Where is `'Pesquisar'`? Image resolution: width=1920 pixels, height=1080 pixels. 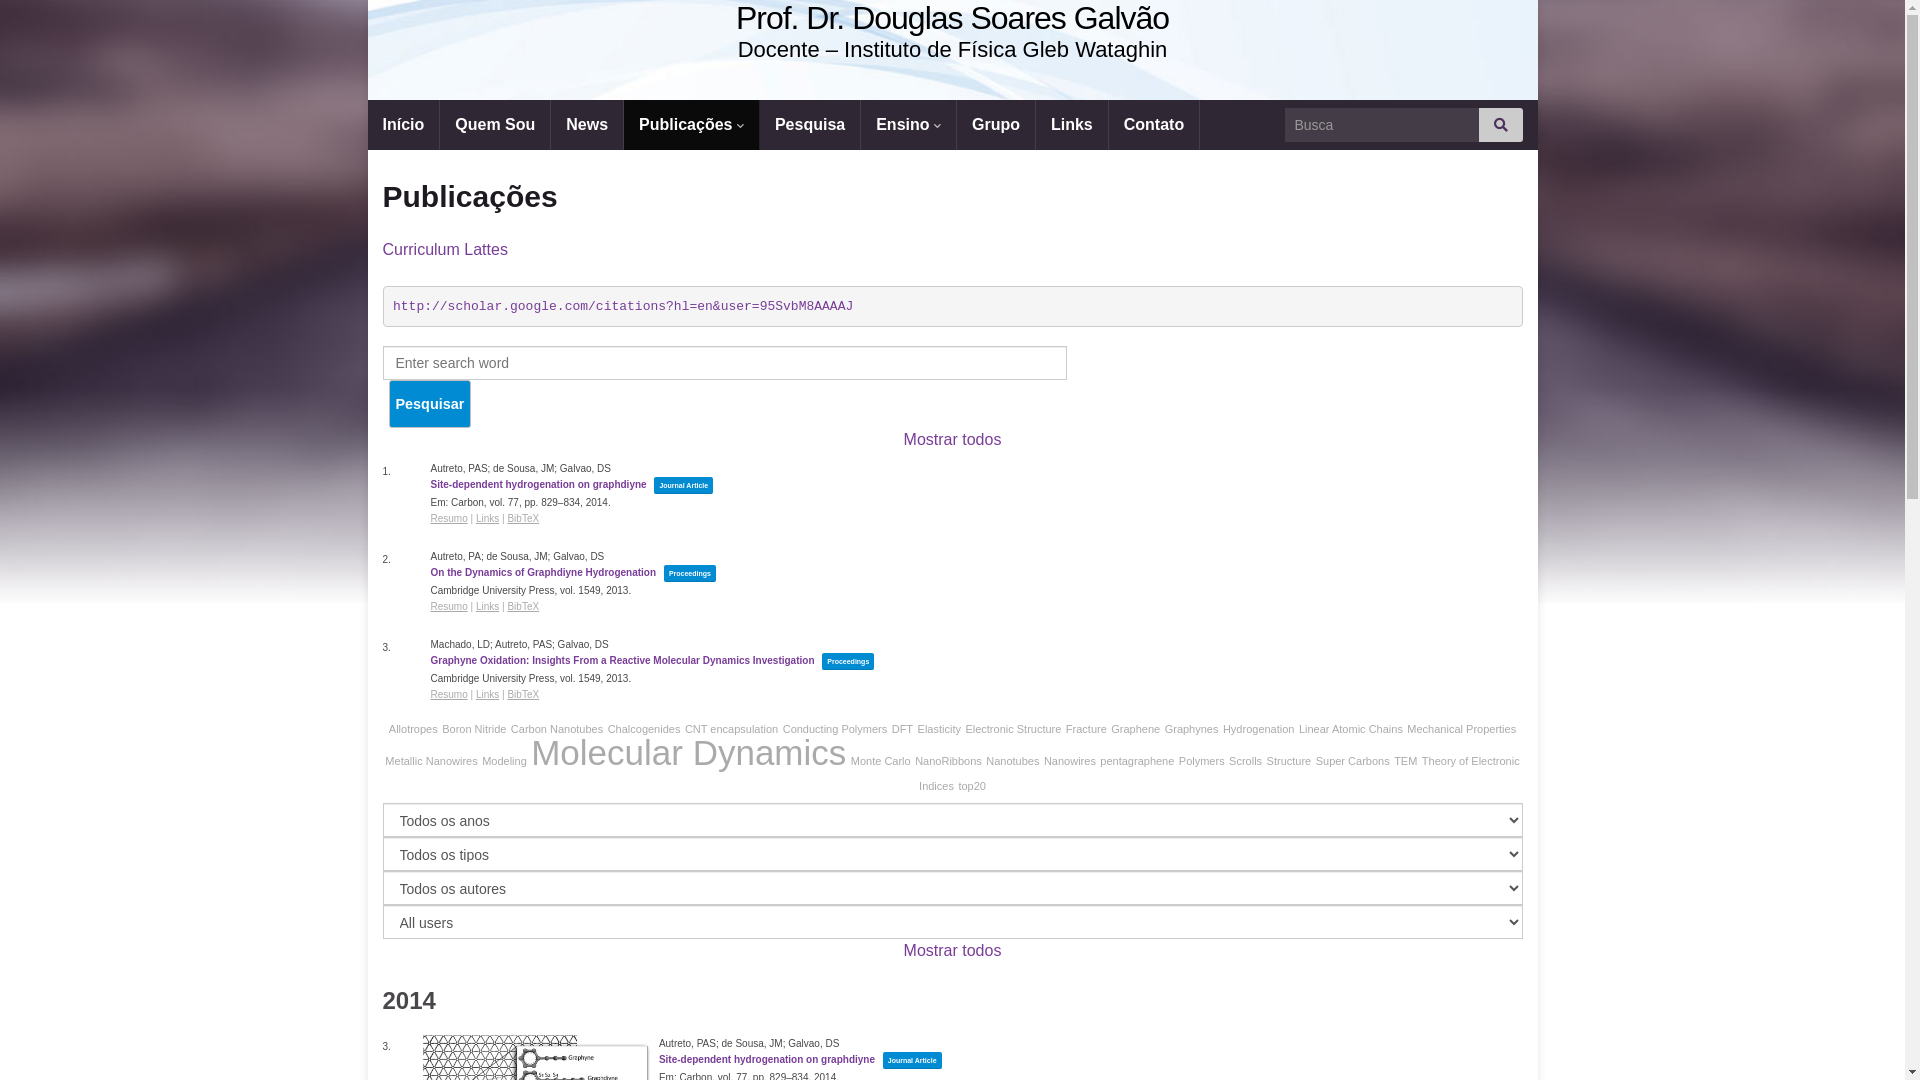
'Pesquisar' is located at coordinates (428, 404).